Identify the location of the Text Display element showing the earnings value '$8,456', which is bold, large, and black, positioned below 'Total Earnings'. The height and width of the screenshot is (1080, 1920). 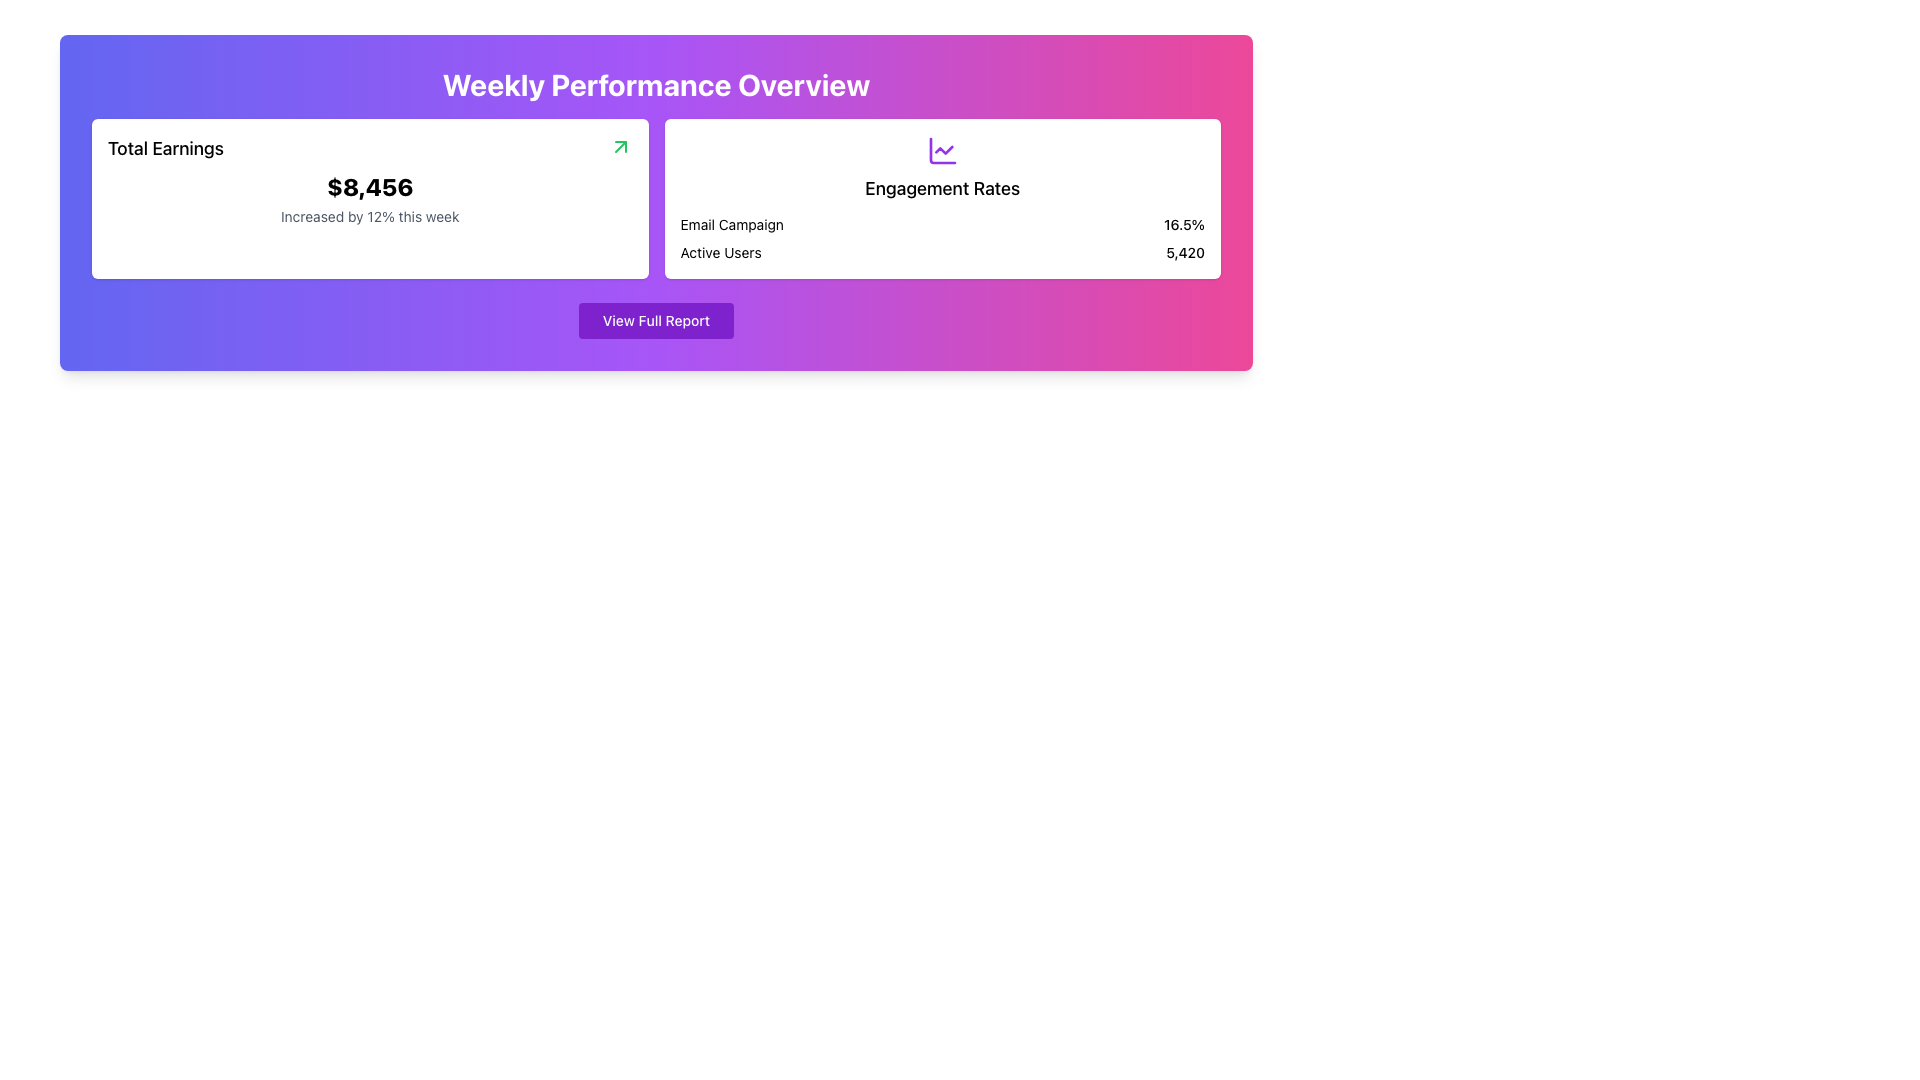
(370, 186).